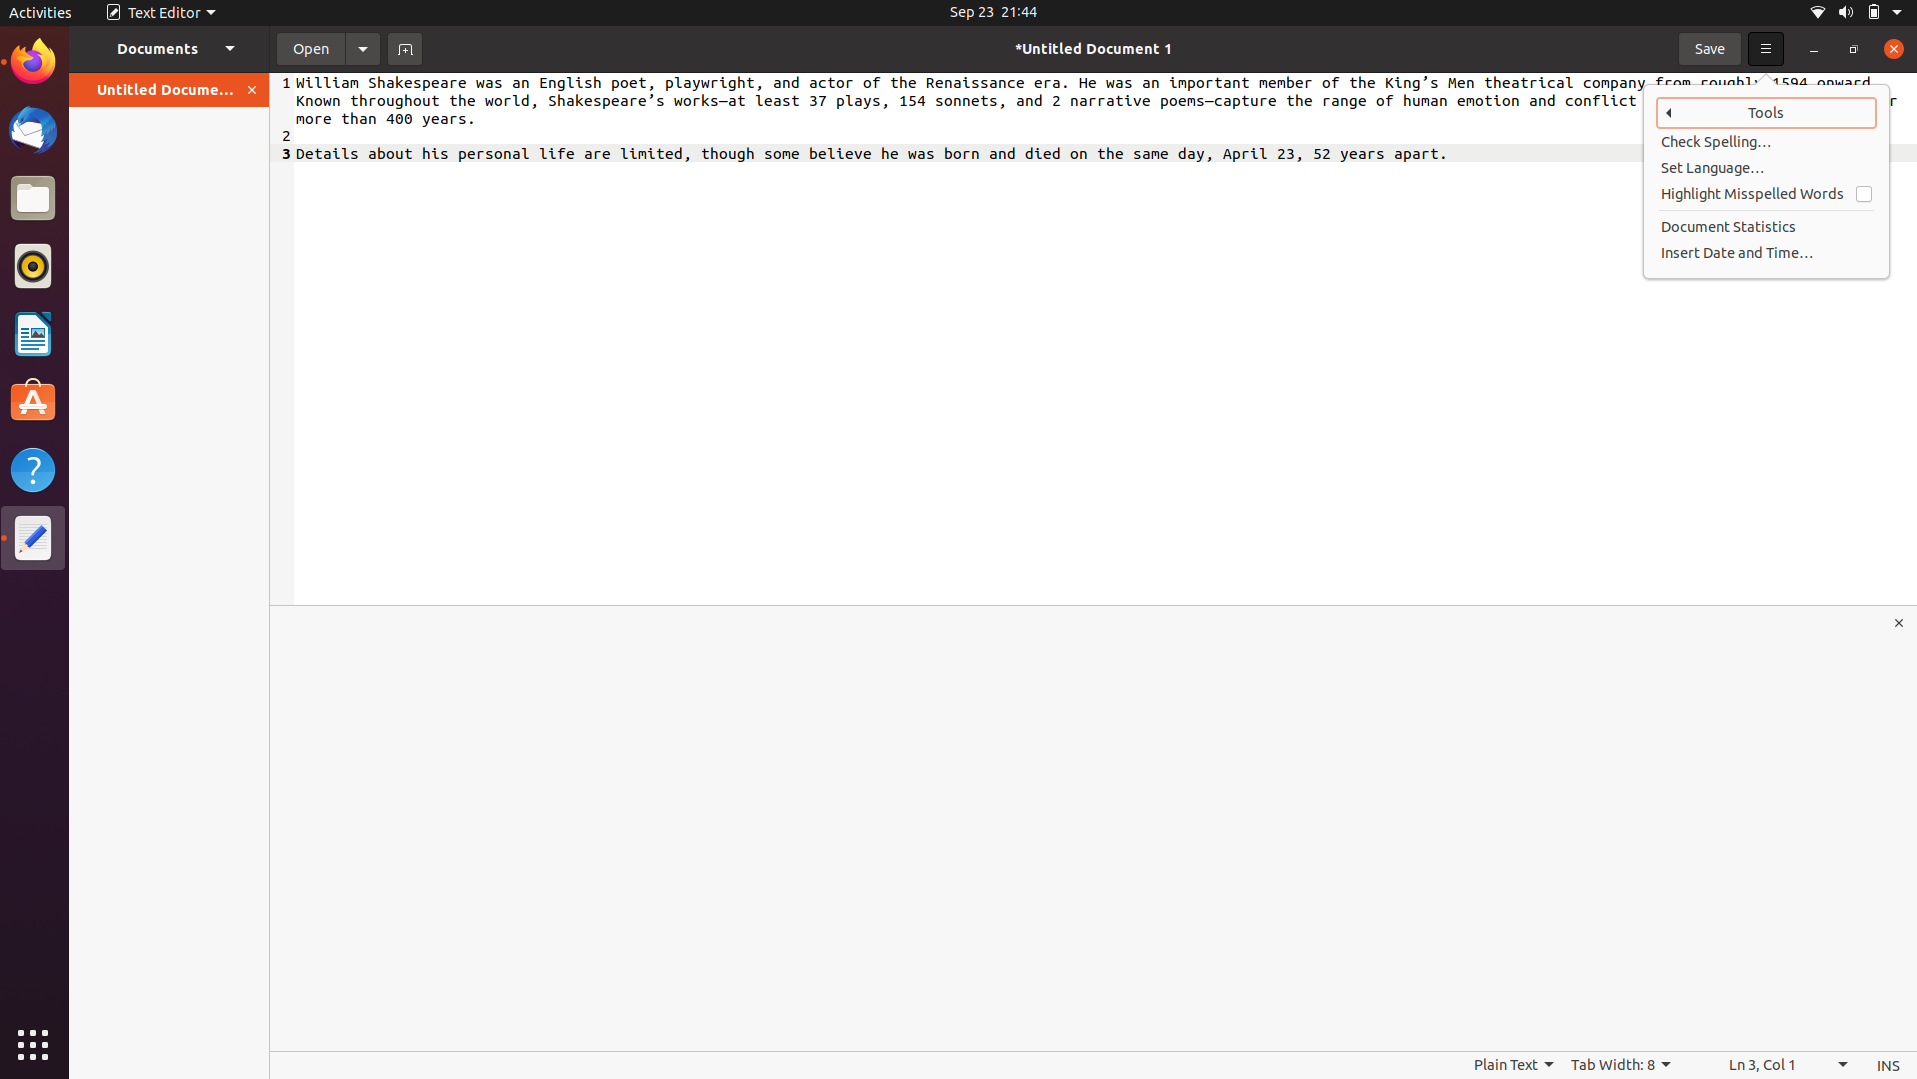 Image resolution: width=1917 pixels, height=1079 pixels. What do you see at coordinates (169, 47) in the screenshot?
I see `the second document in more documents panel` at bounding box center [169, 47].